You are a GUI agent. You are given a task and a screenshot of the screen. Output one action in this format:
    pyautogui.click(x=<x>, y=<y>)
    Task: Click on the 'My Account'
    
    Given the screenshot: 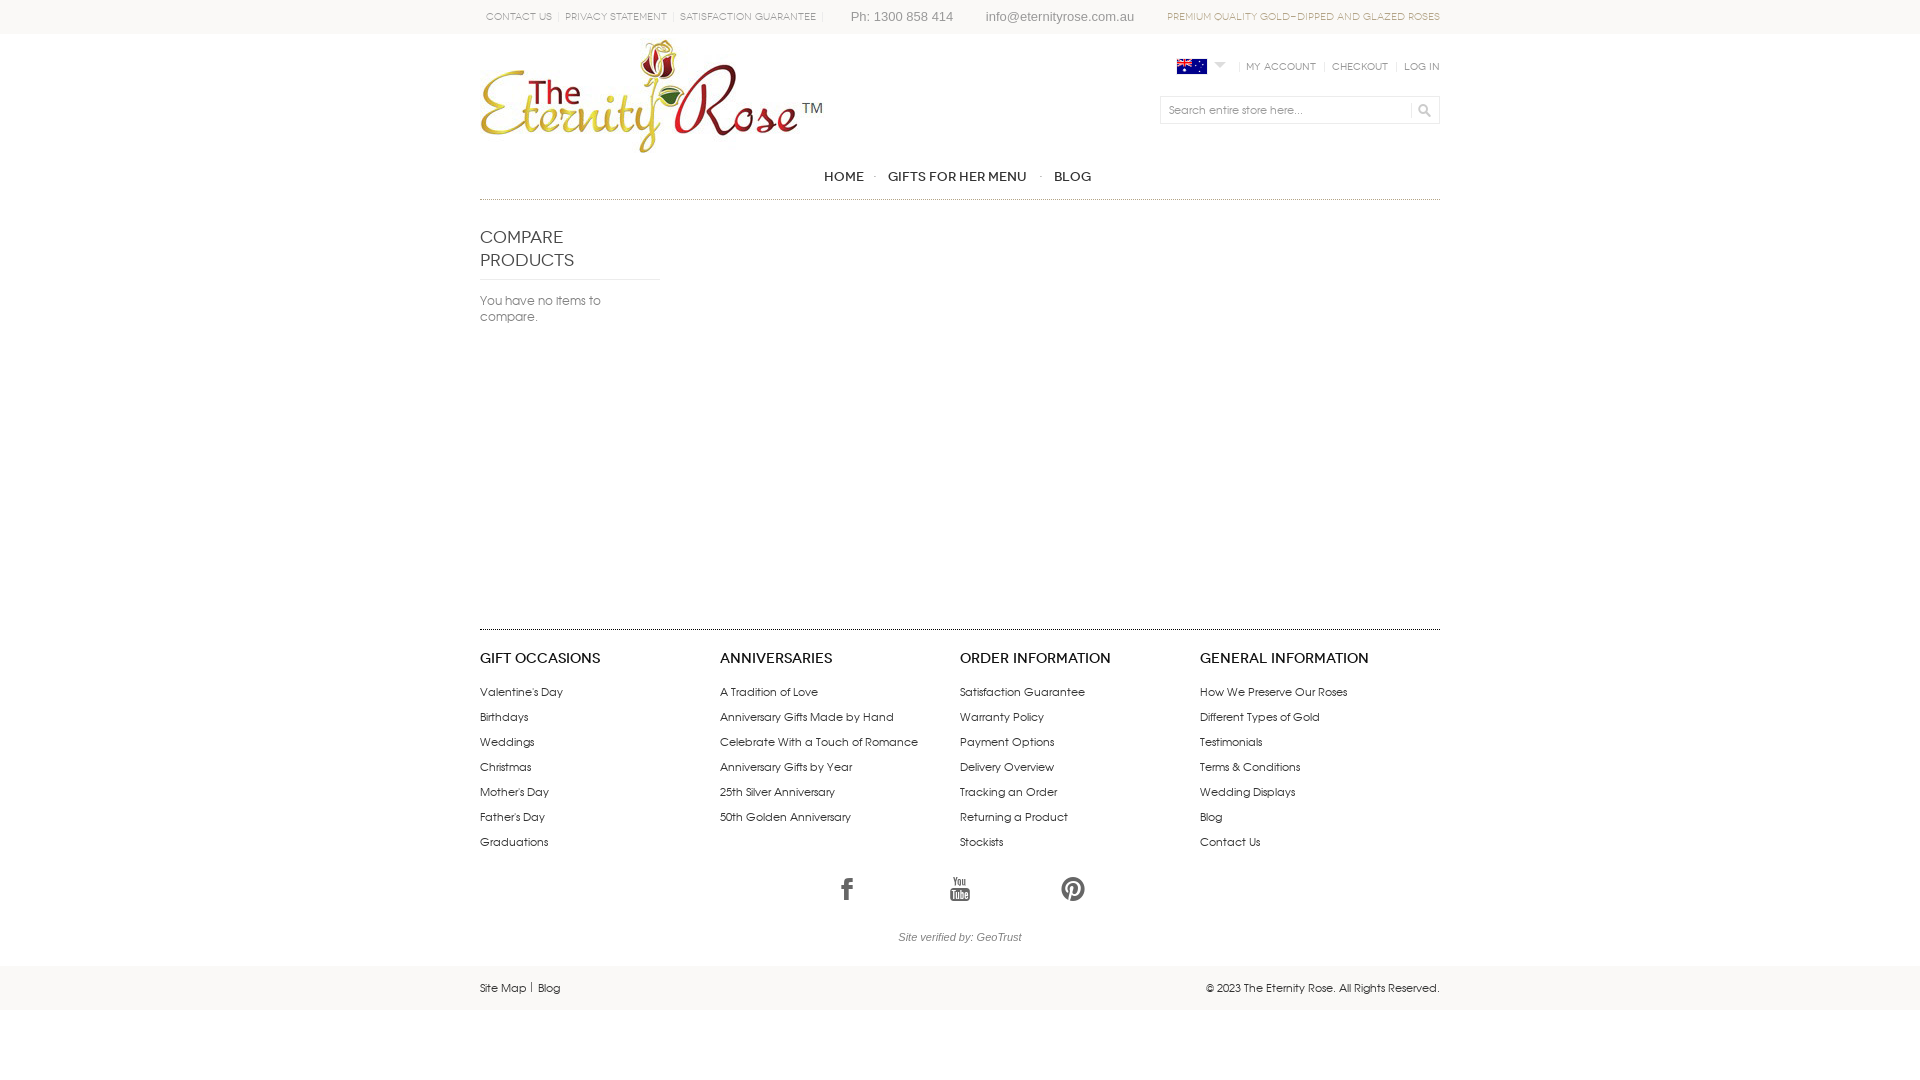 What is the action you would take?
    pyautogui.click(x=1281, y=65)
    